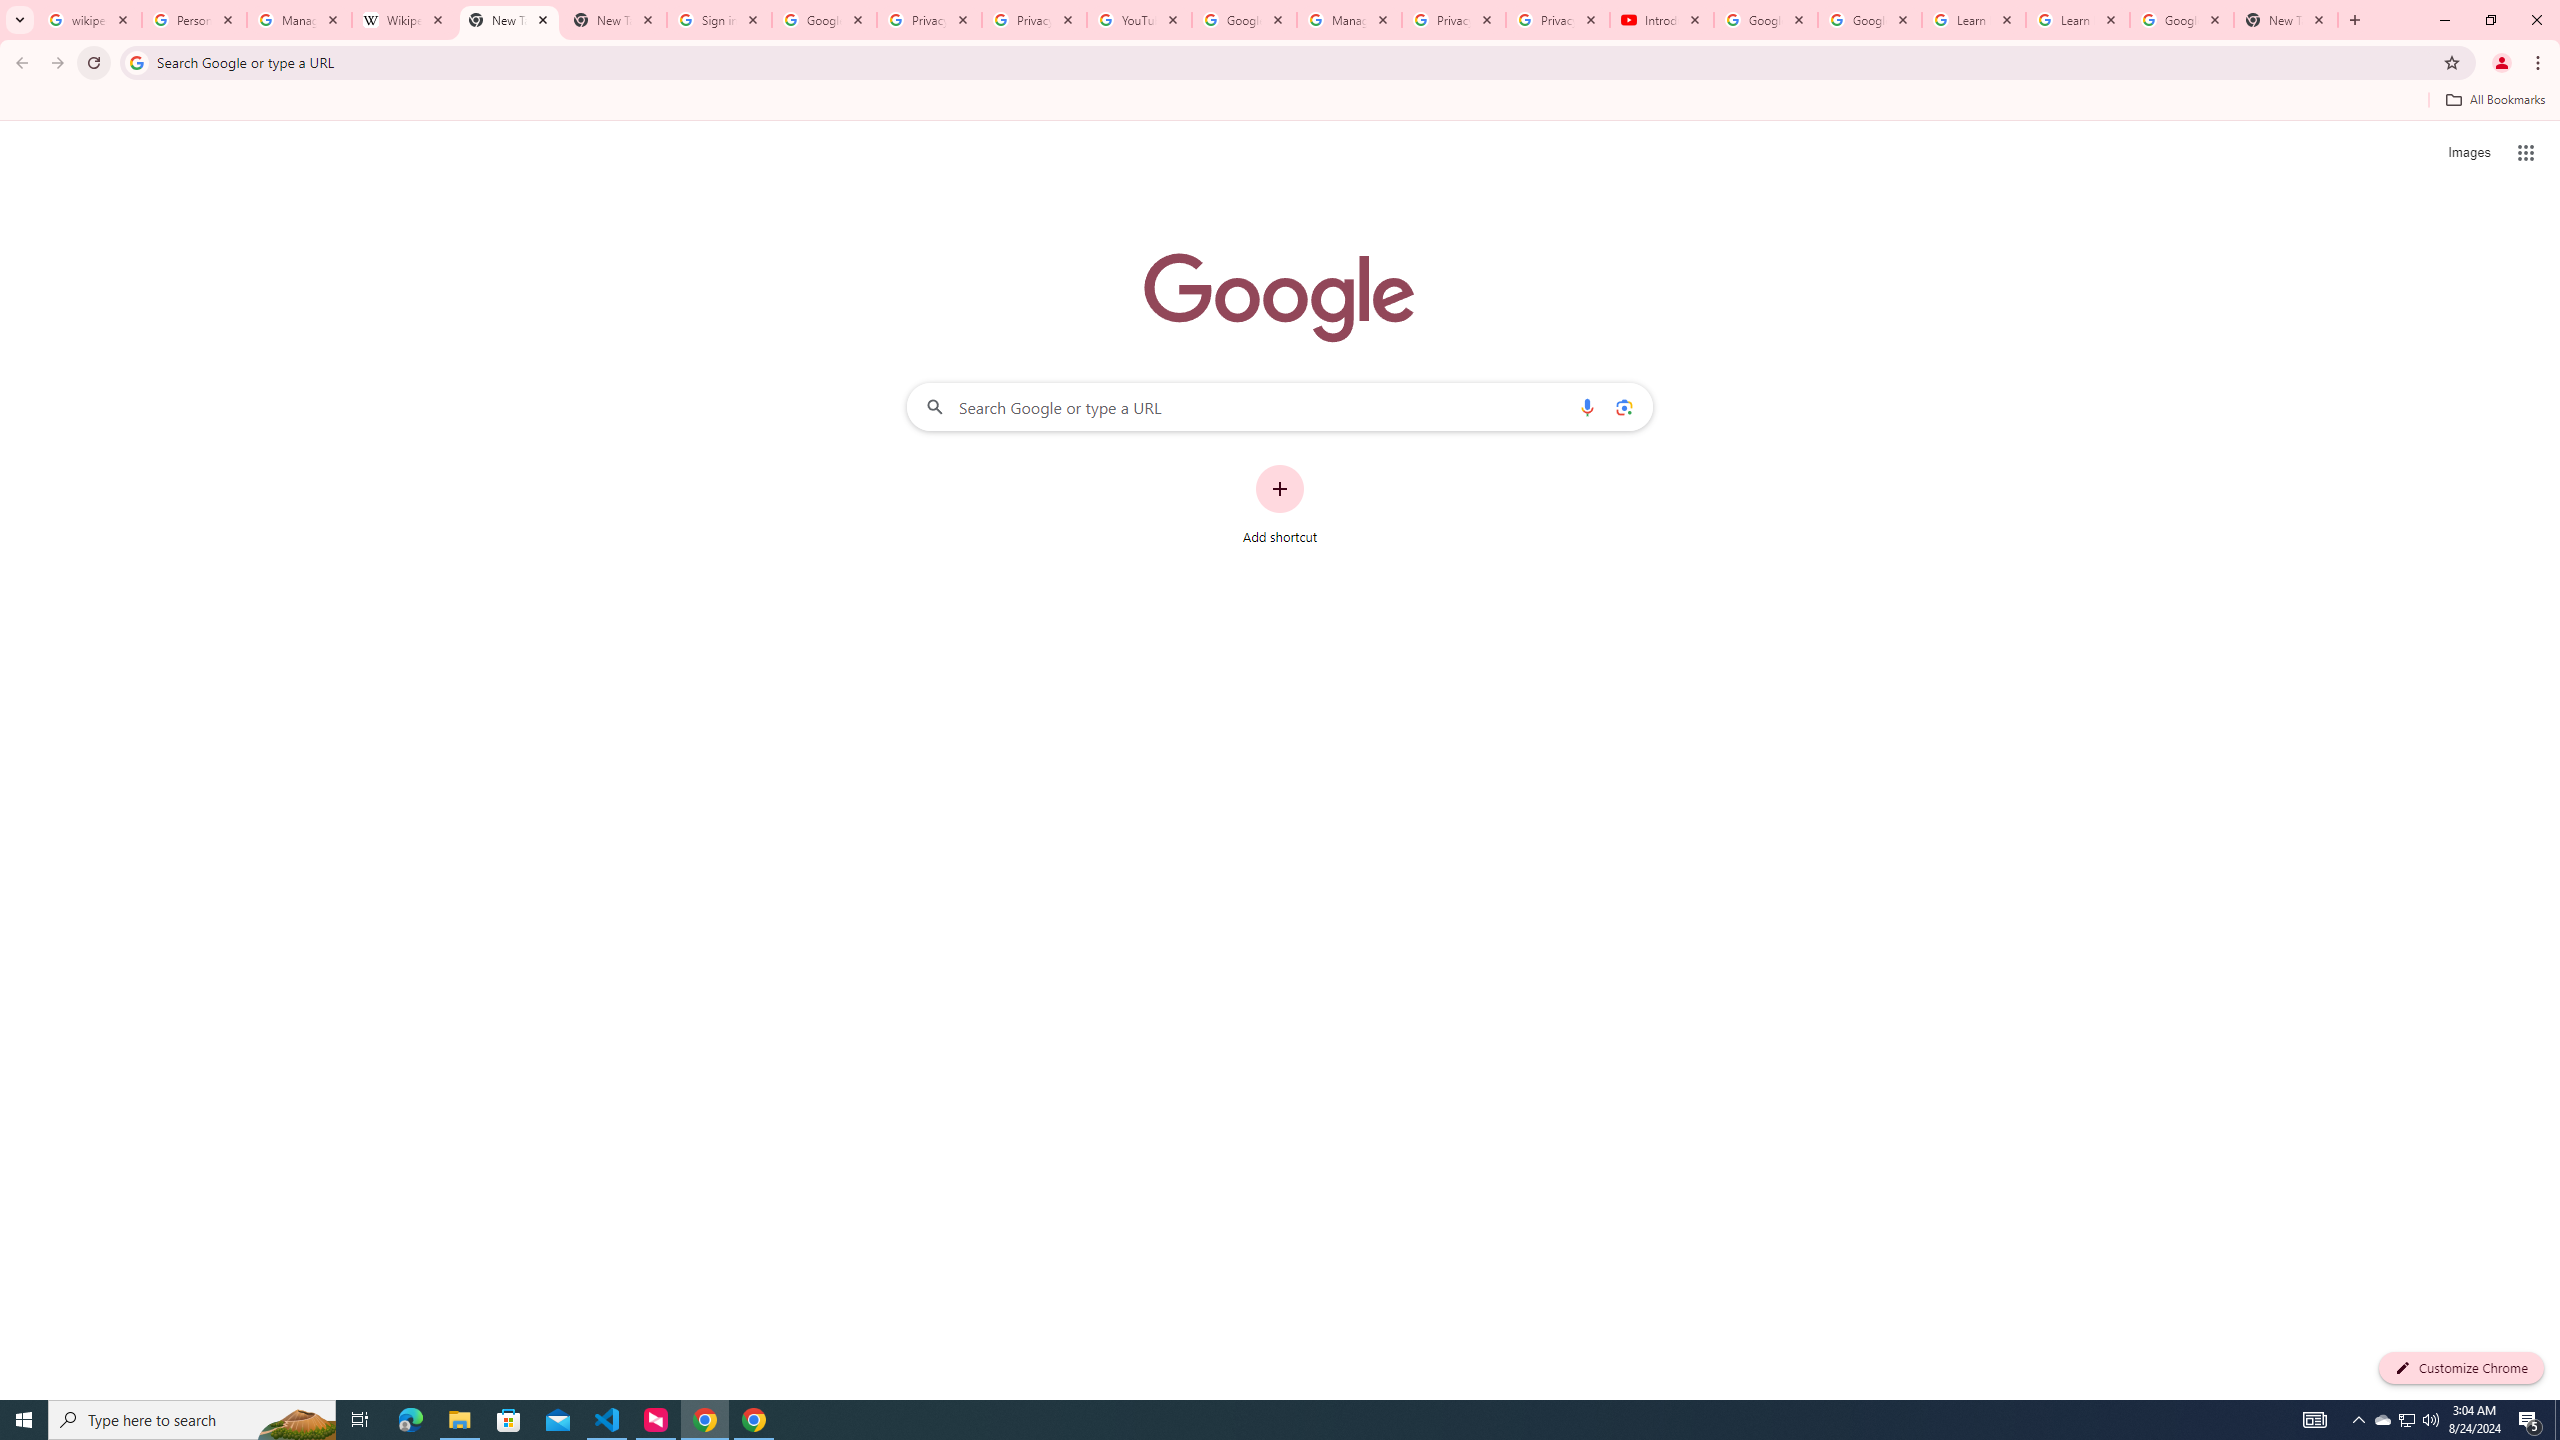 This screenshot has width=2560, height=1440. I want to click on 'Google Drive: Sign-in', so click(823, 19).